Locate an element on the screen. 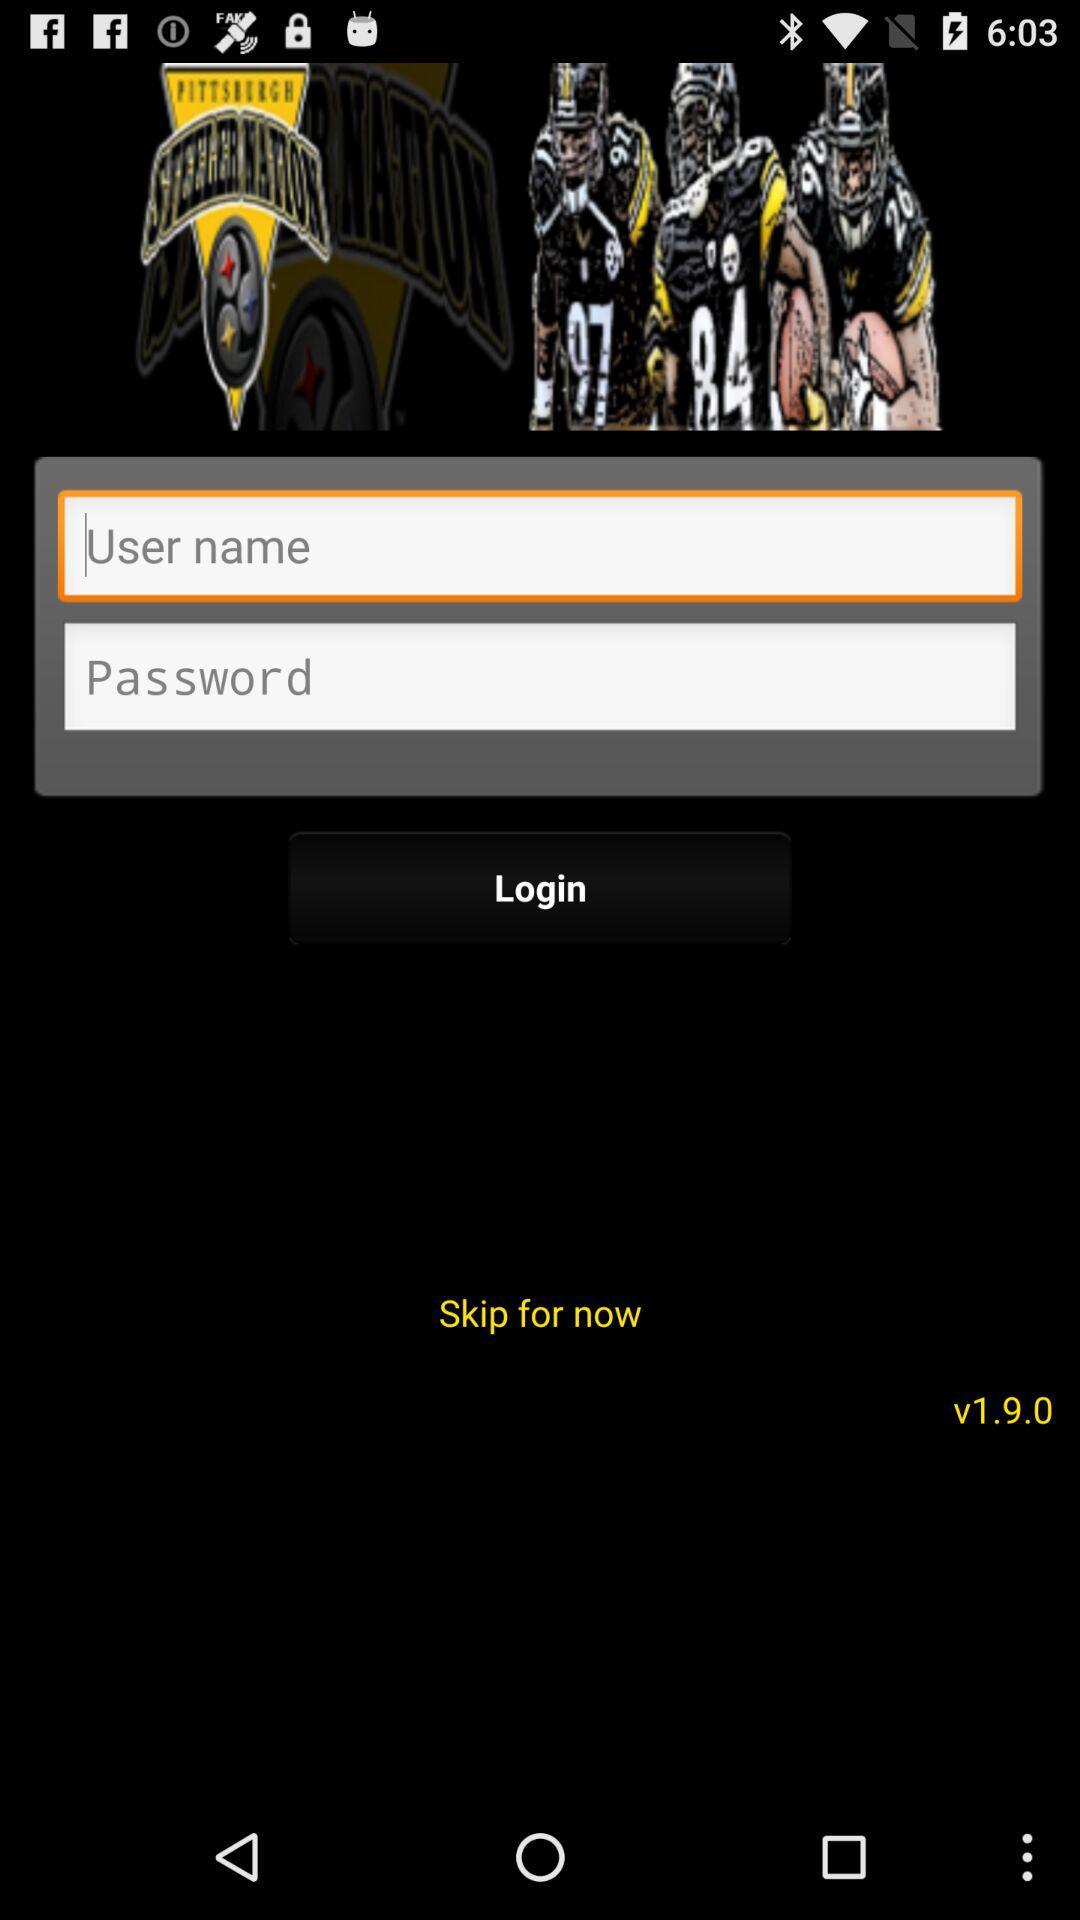  the login is located at coordinates (540, 886).